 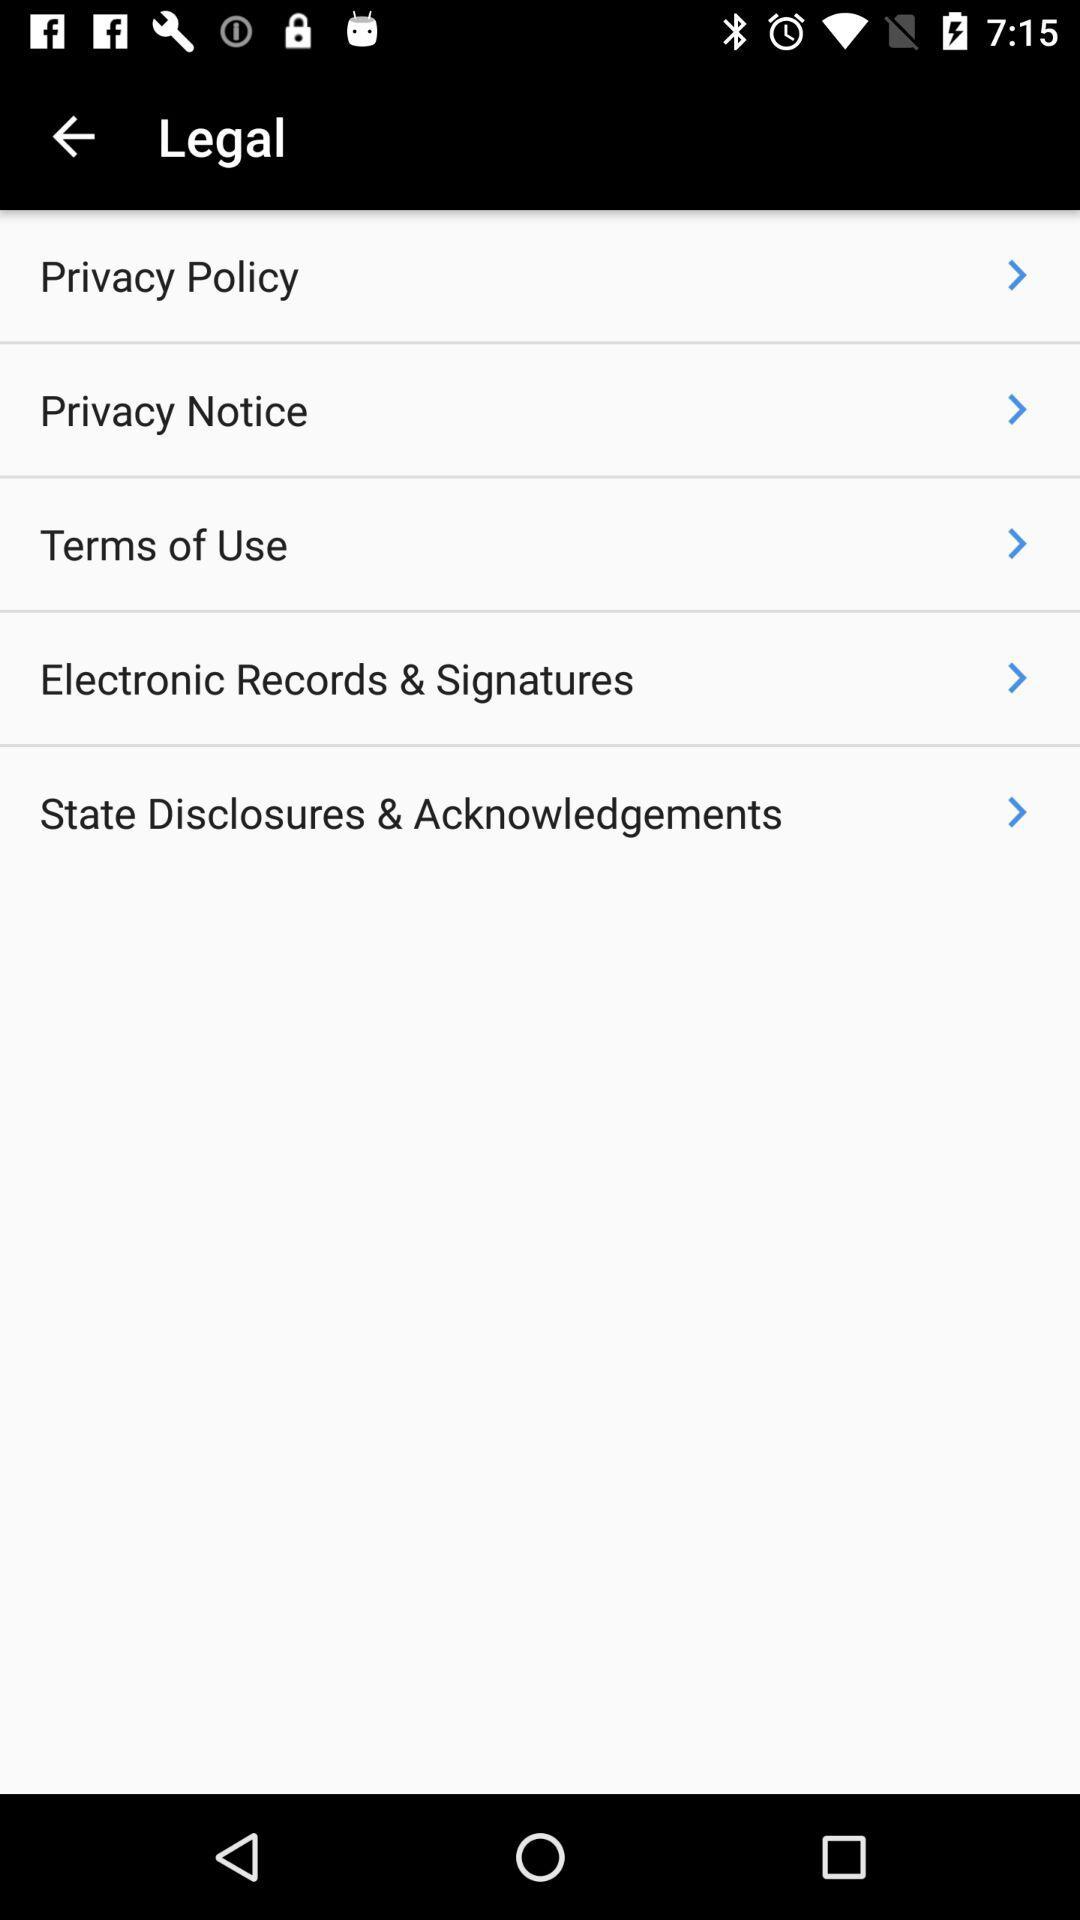 What do you see at coordinates (72, 135) in the screenshot?
I see `item above the privacy policy` at bounding box center [72, 135].